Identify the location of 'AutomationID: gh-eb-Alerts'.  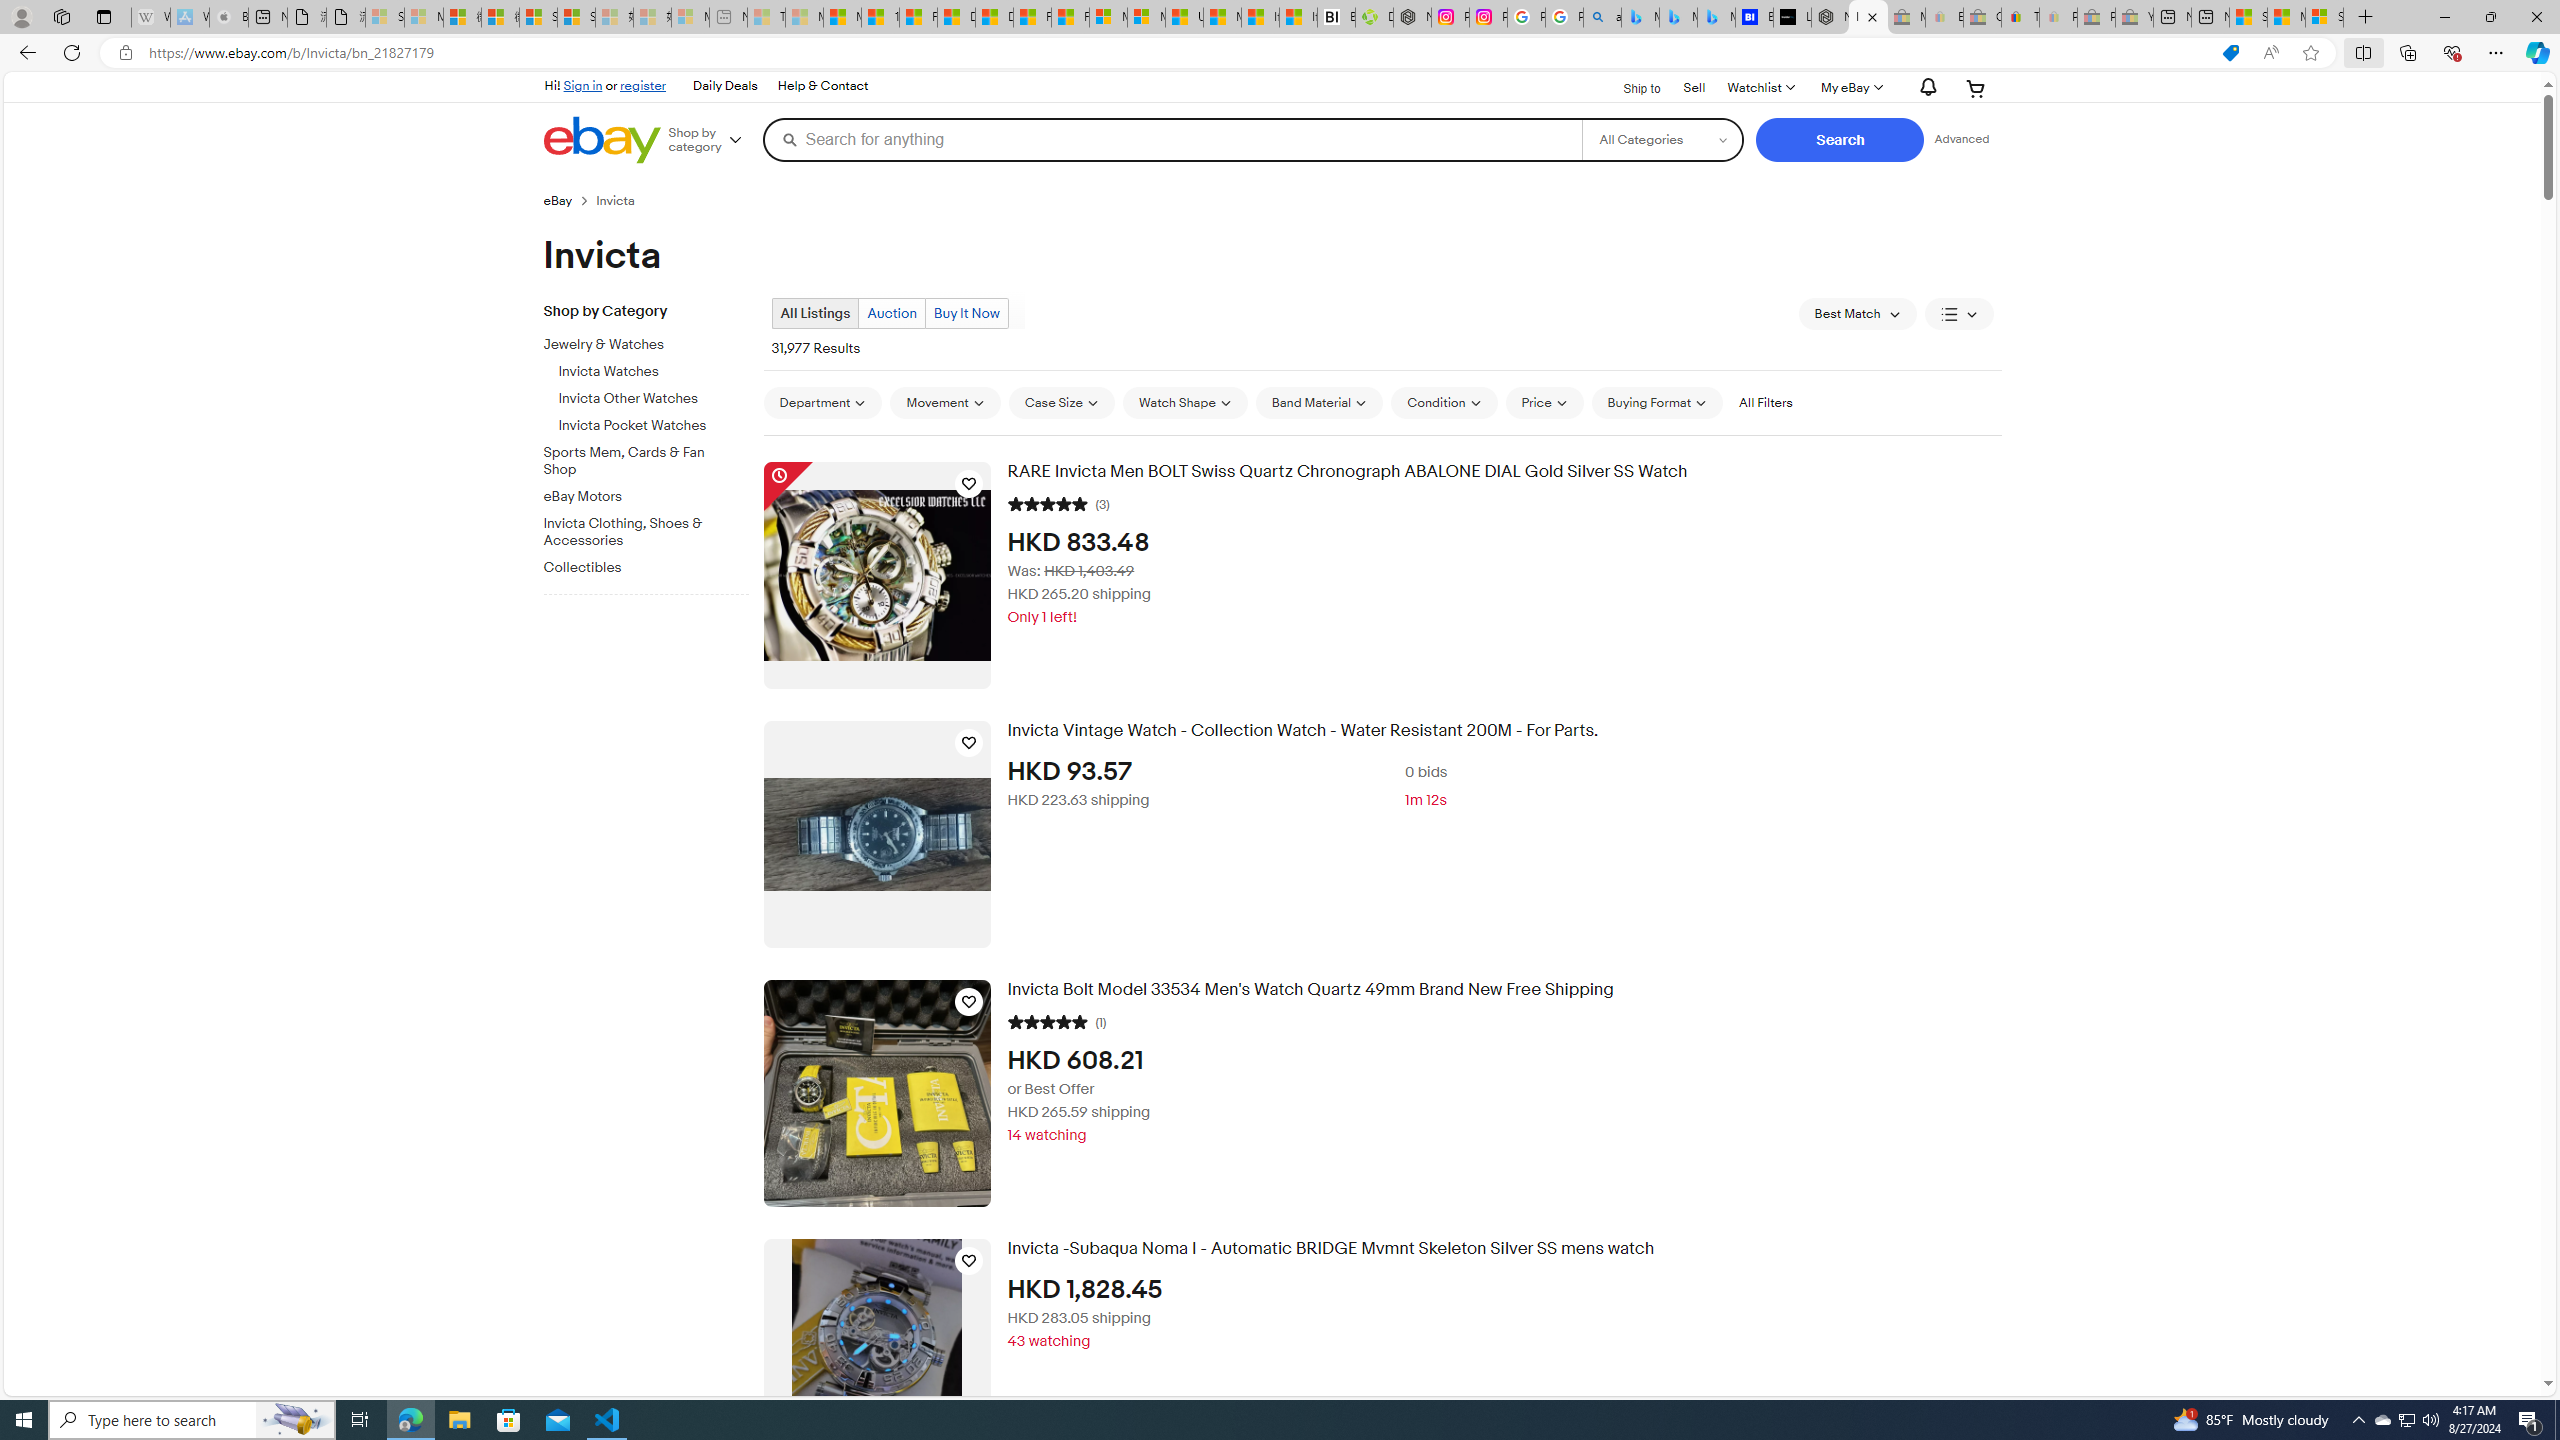
(1924, 88).